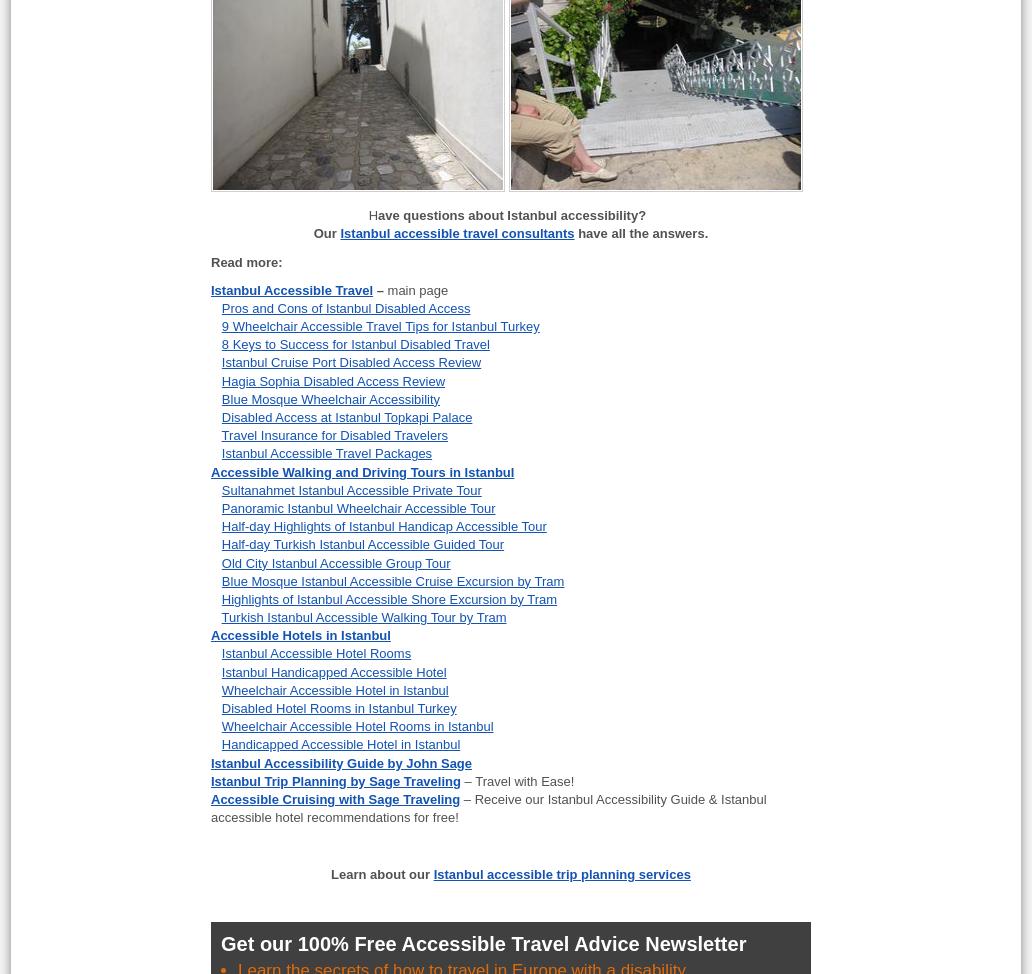  I want to click on '– Travel with Ease!', so click(518, 779).